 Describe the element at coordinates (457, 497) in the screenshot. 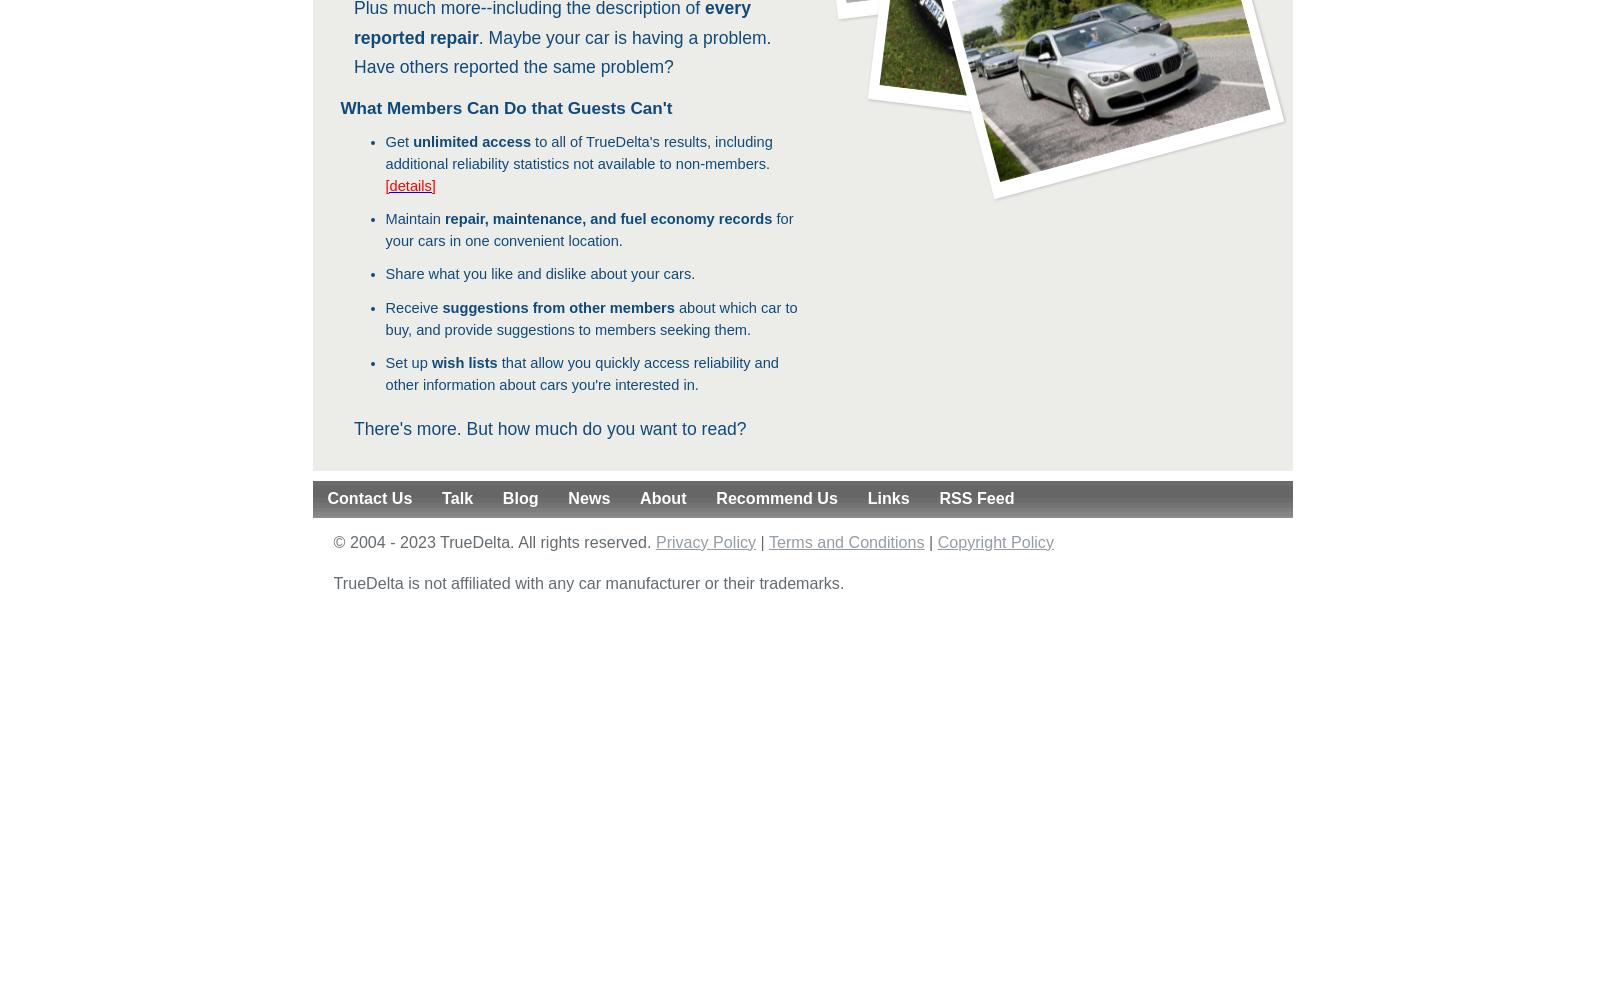

I see `'Talk'` at that location.